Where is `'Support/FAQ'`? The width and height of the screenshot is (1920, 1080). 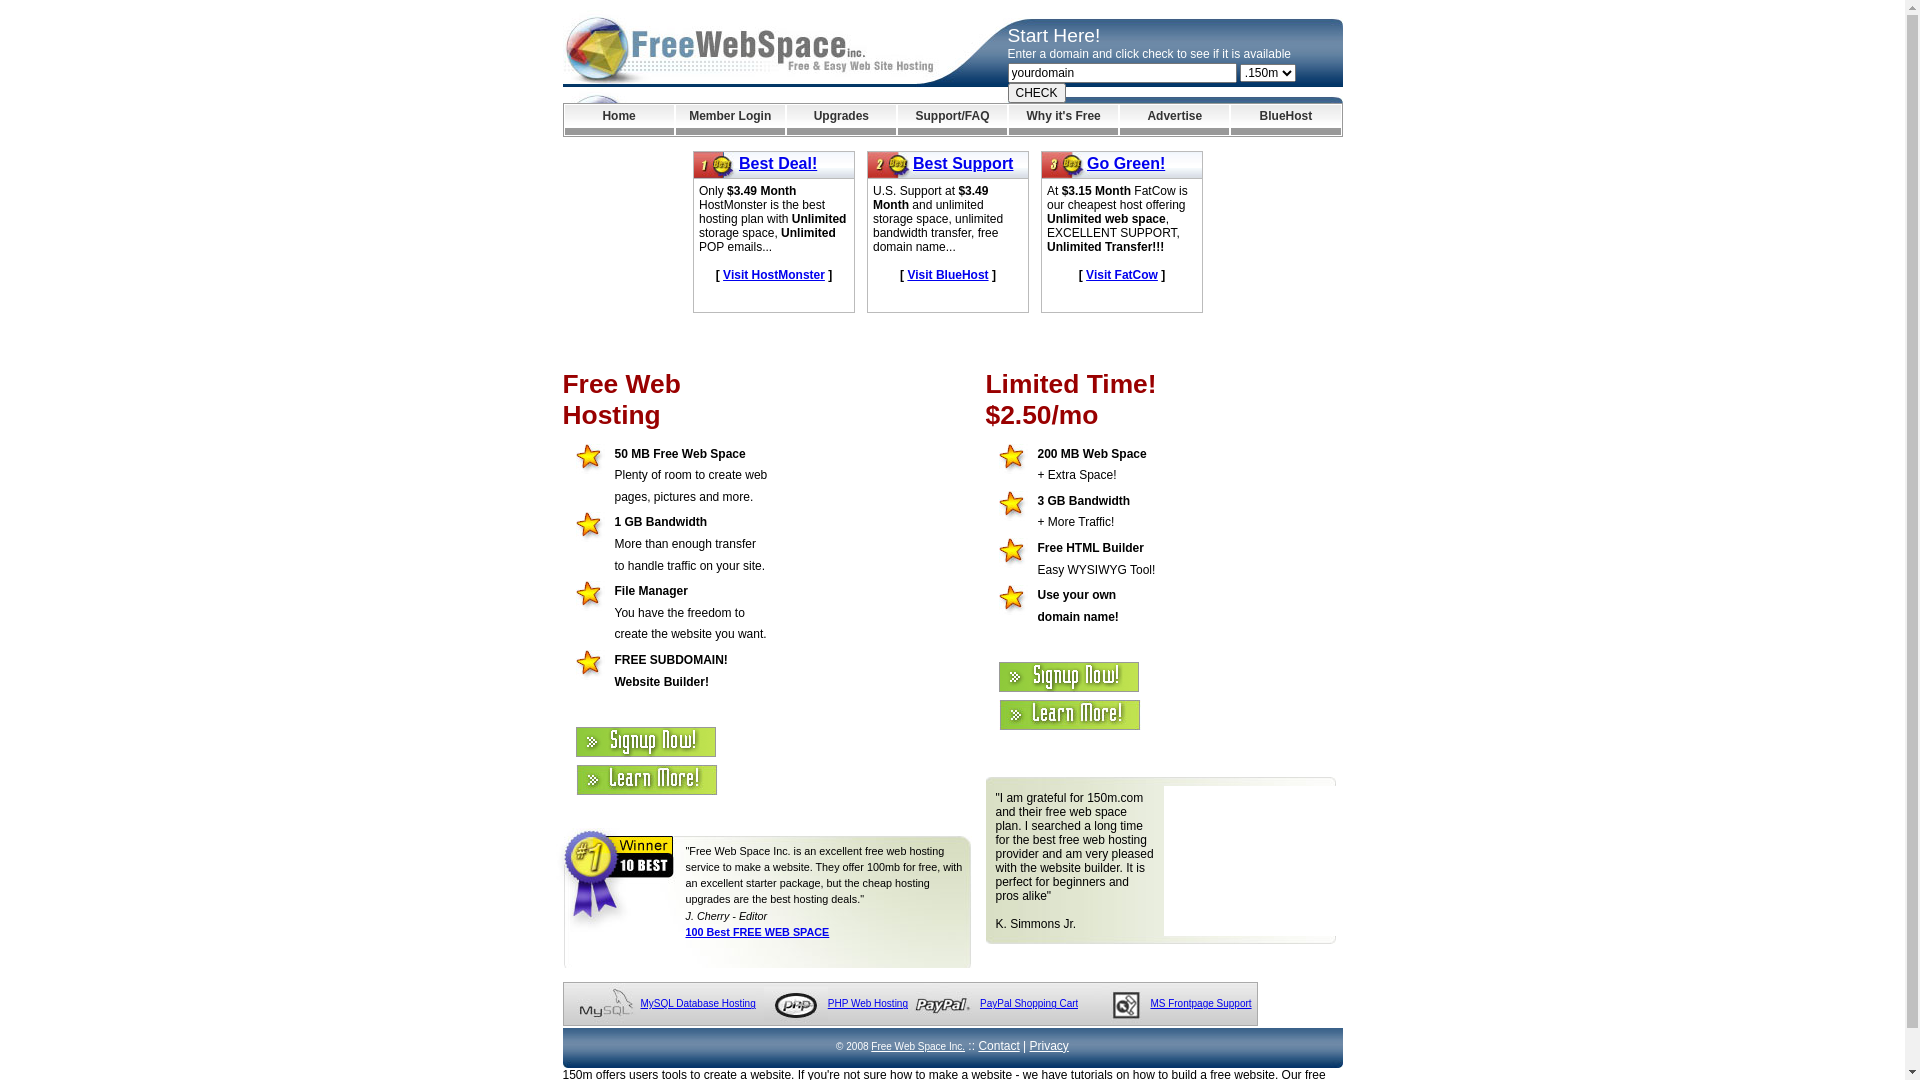 'Support/FAQ' is located at coordinates (896, 119).